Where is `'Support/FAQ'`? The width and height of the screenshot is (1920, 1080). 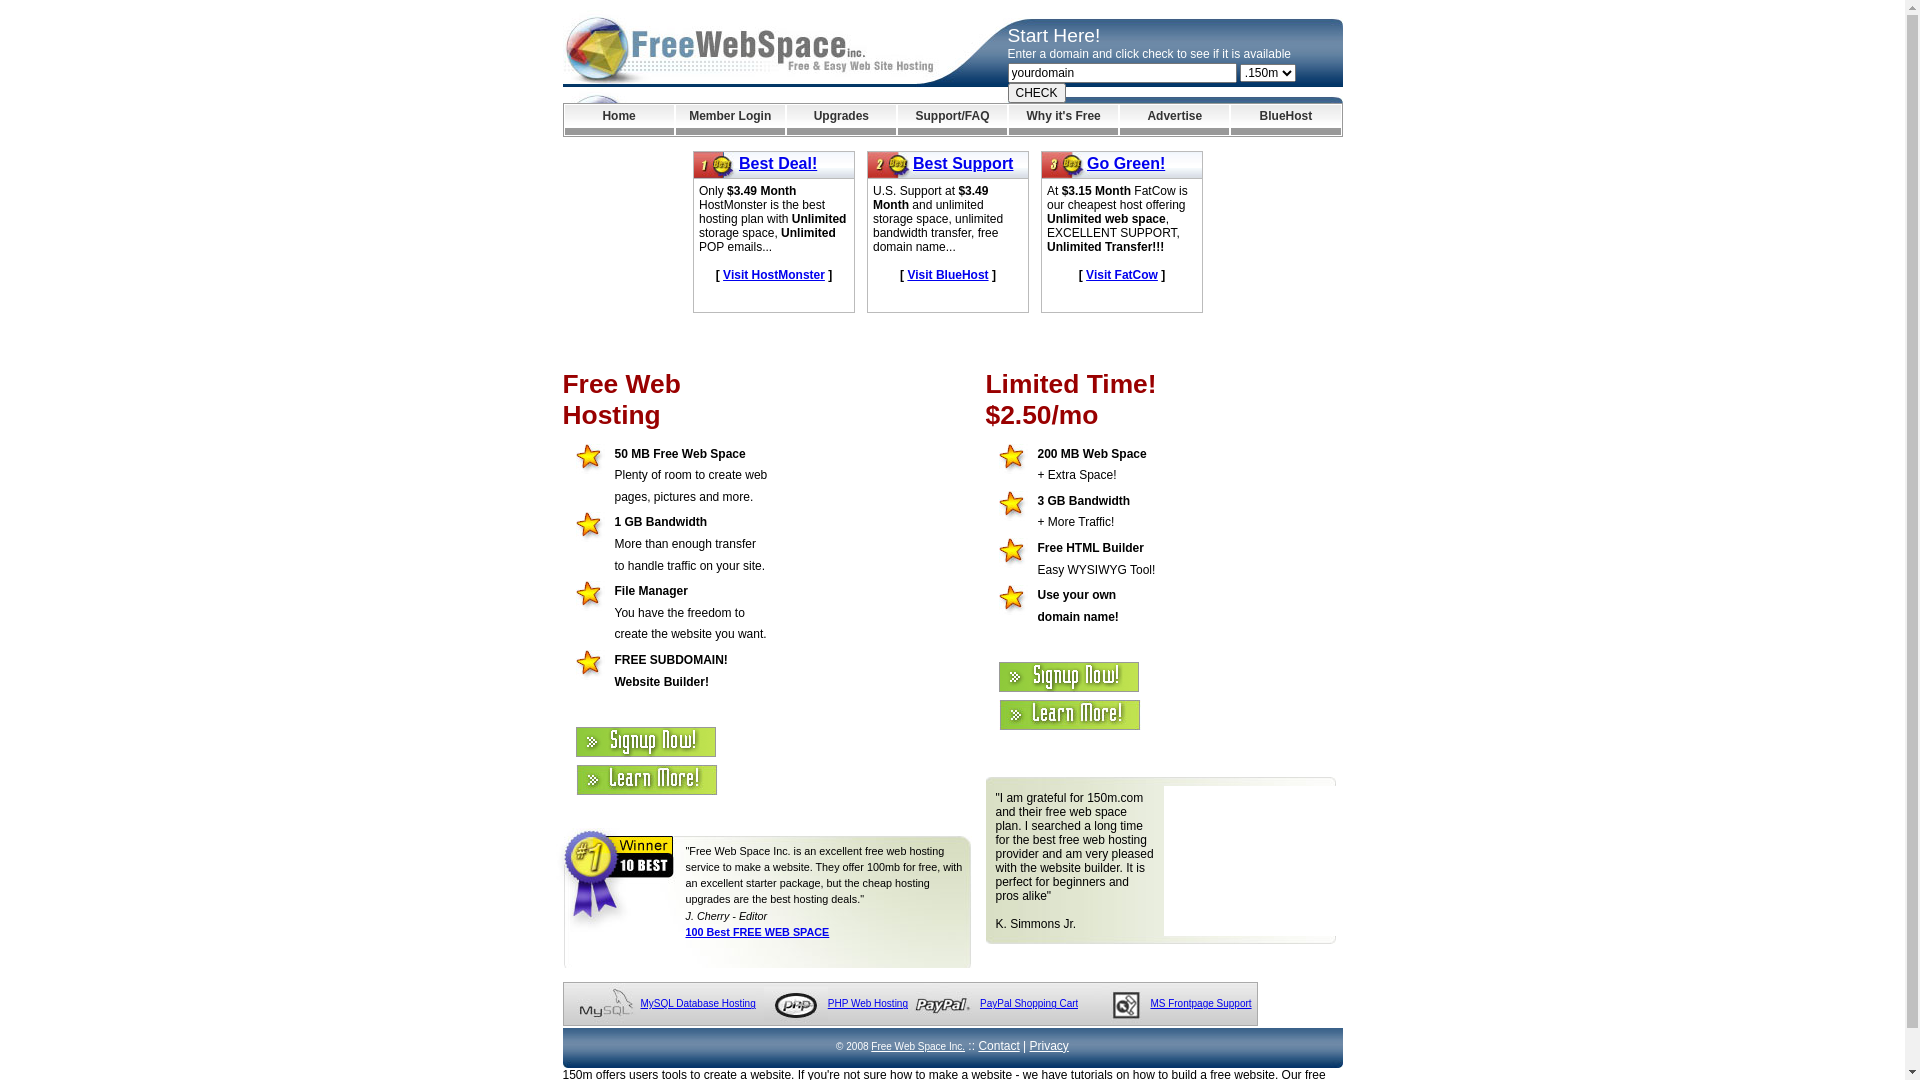 'Support/FAQ' is located at coordinates (896, 119).